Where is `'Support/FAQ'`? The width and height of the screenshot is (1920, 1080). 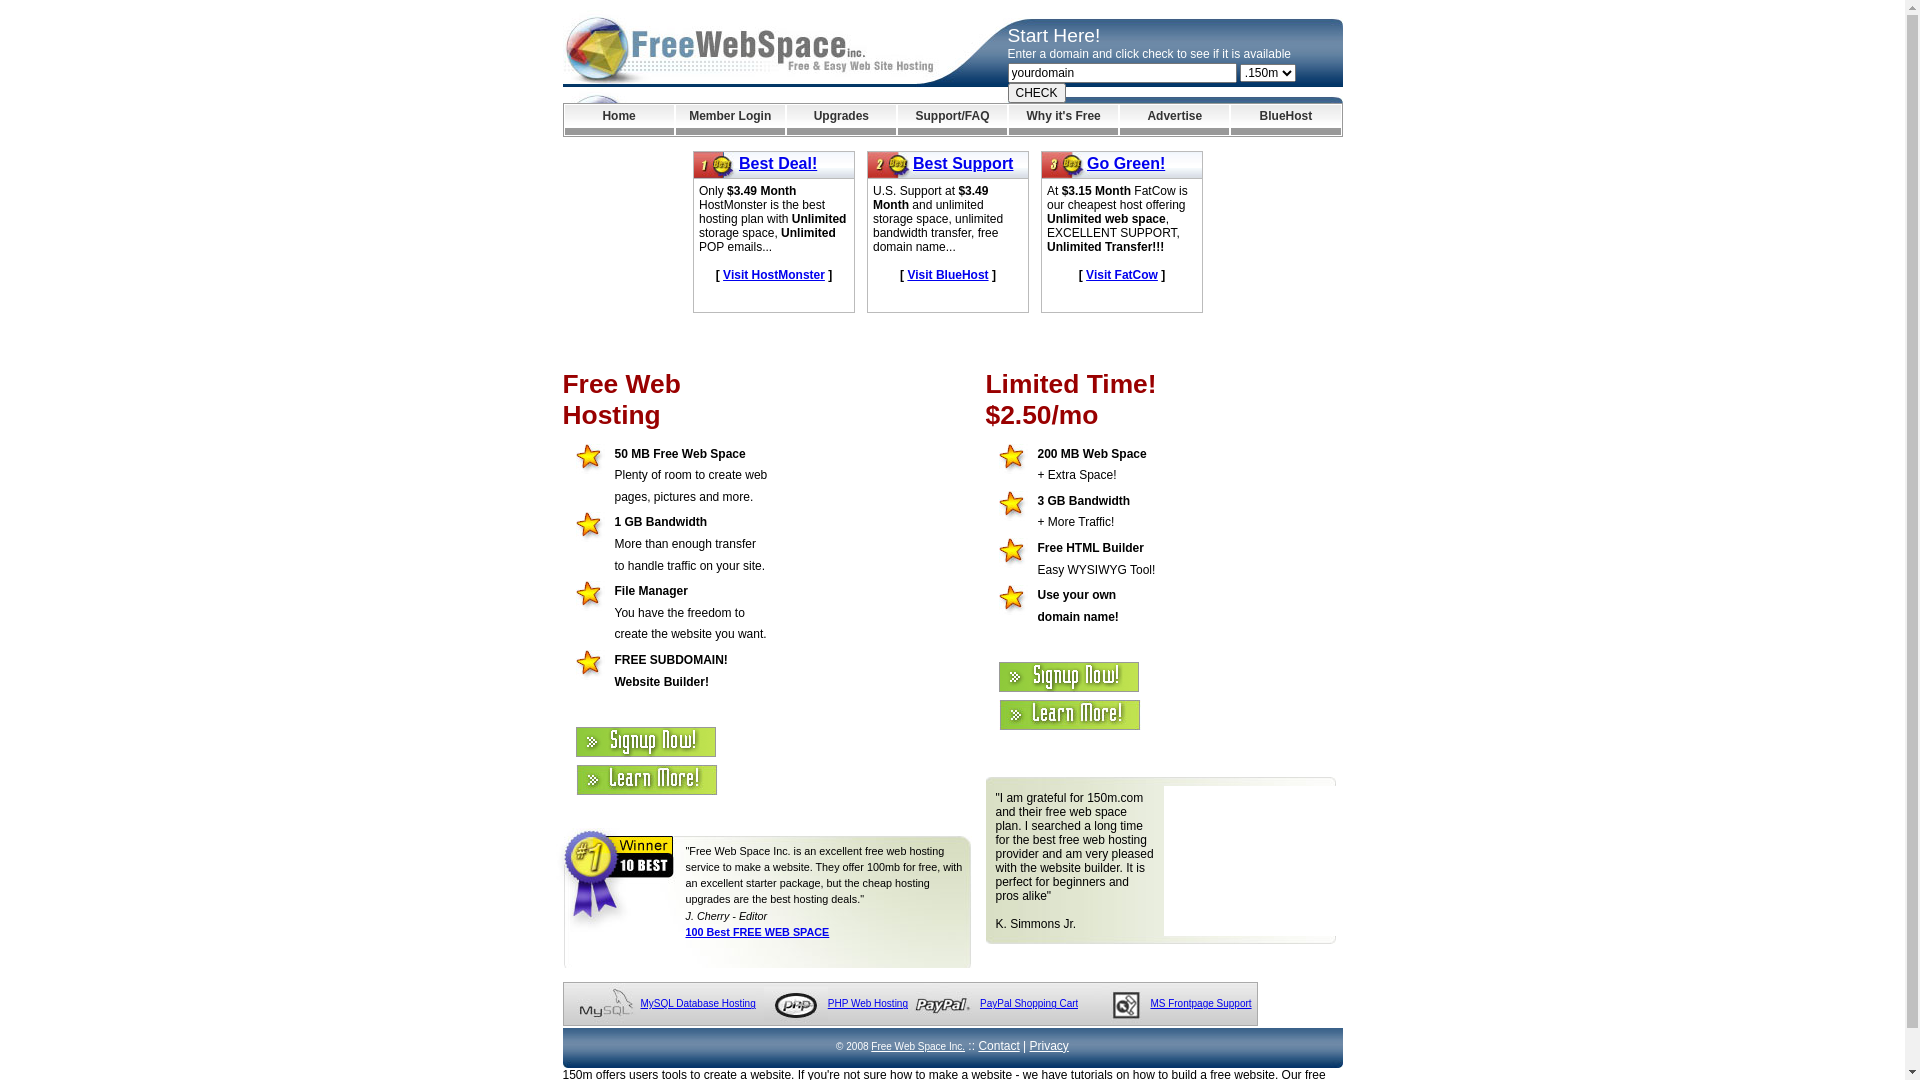 'Support/FAQ' is located at coordinates (896, 119).